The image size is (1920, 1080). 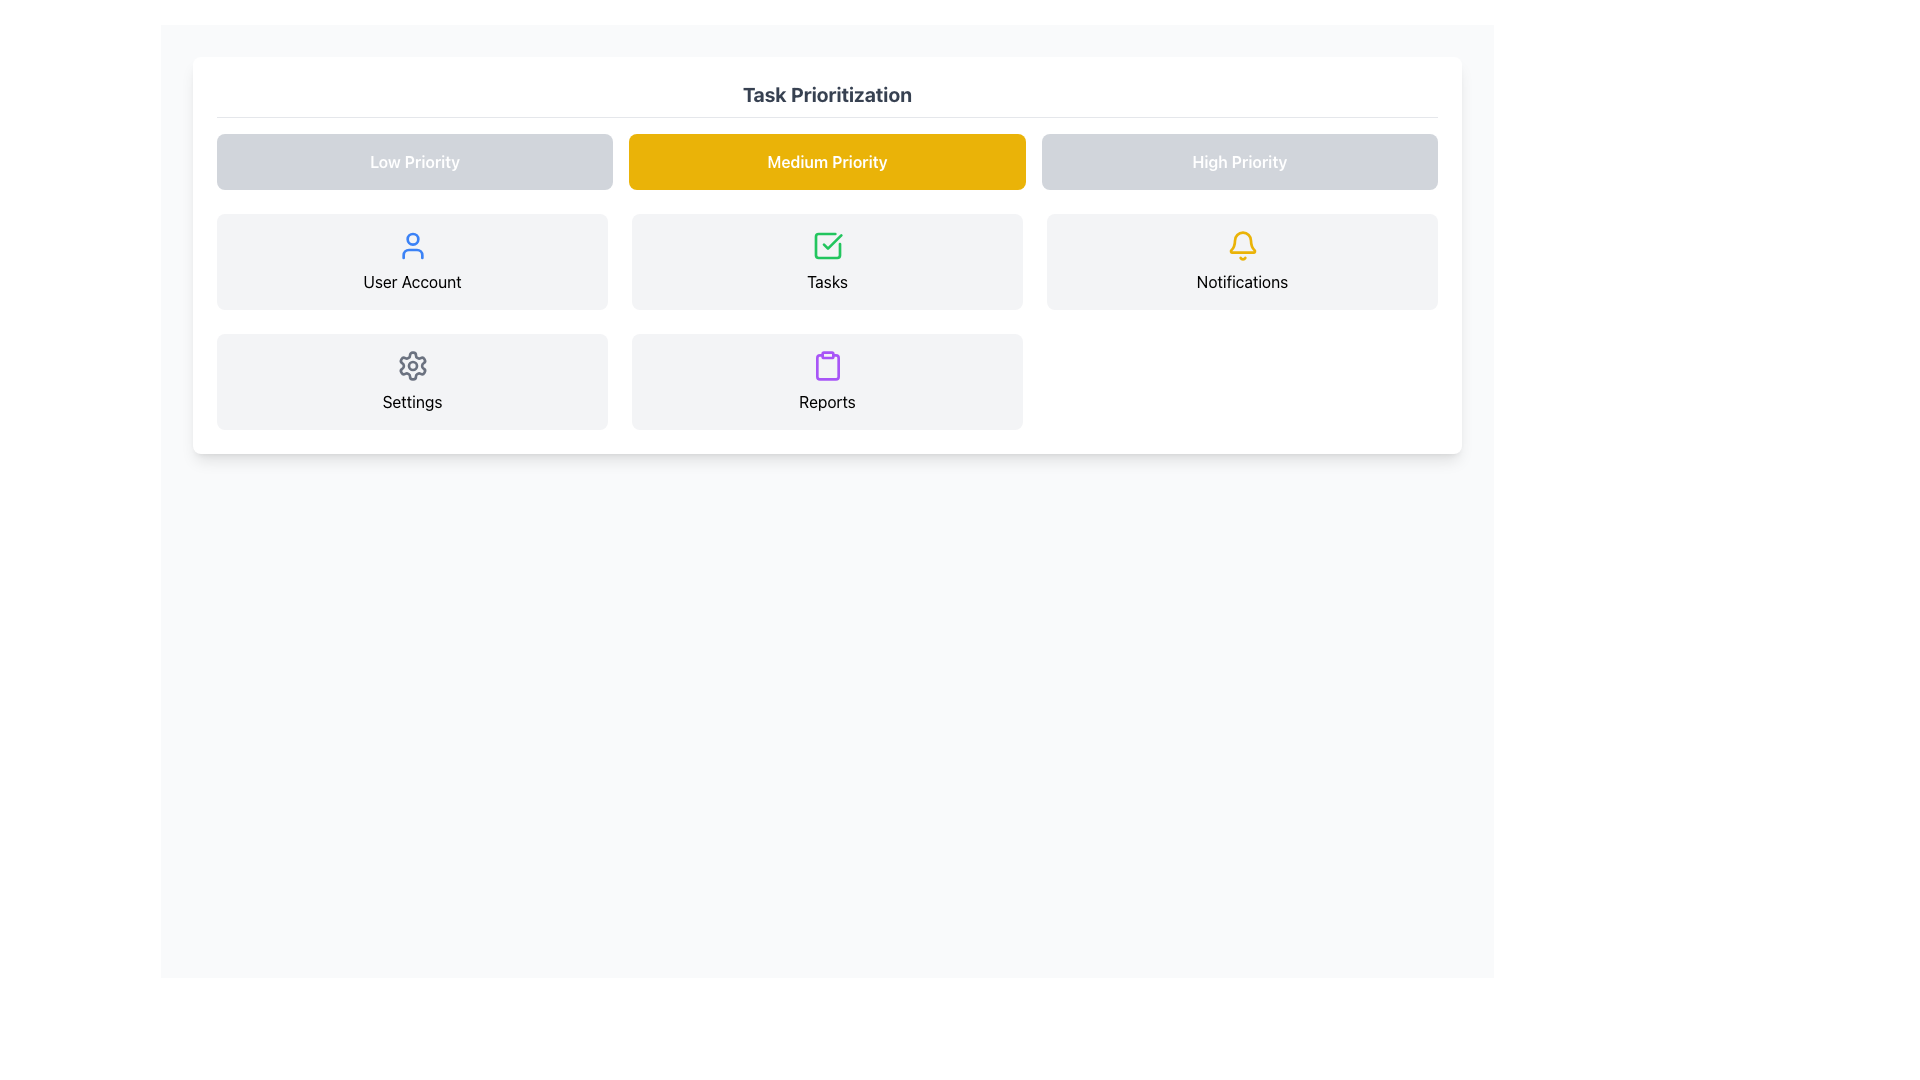 What do you see at coordinates (827, 366) in the screenshot?
I see `the 'Reports' icon in the task prioritization grid, located in the bottom-right of the grid above the text 'Reports'` at bounding box center [827, 366].